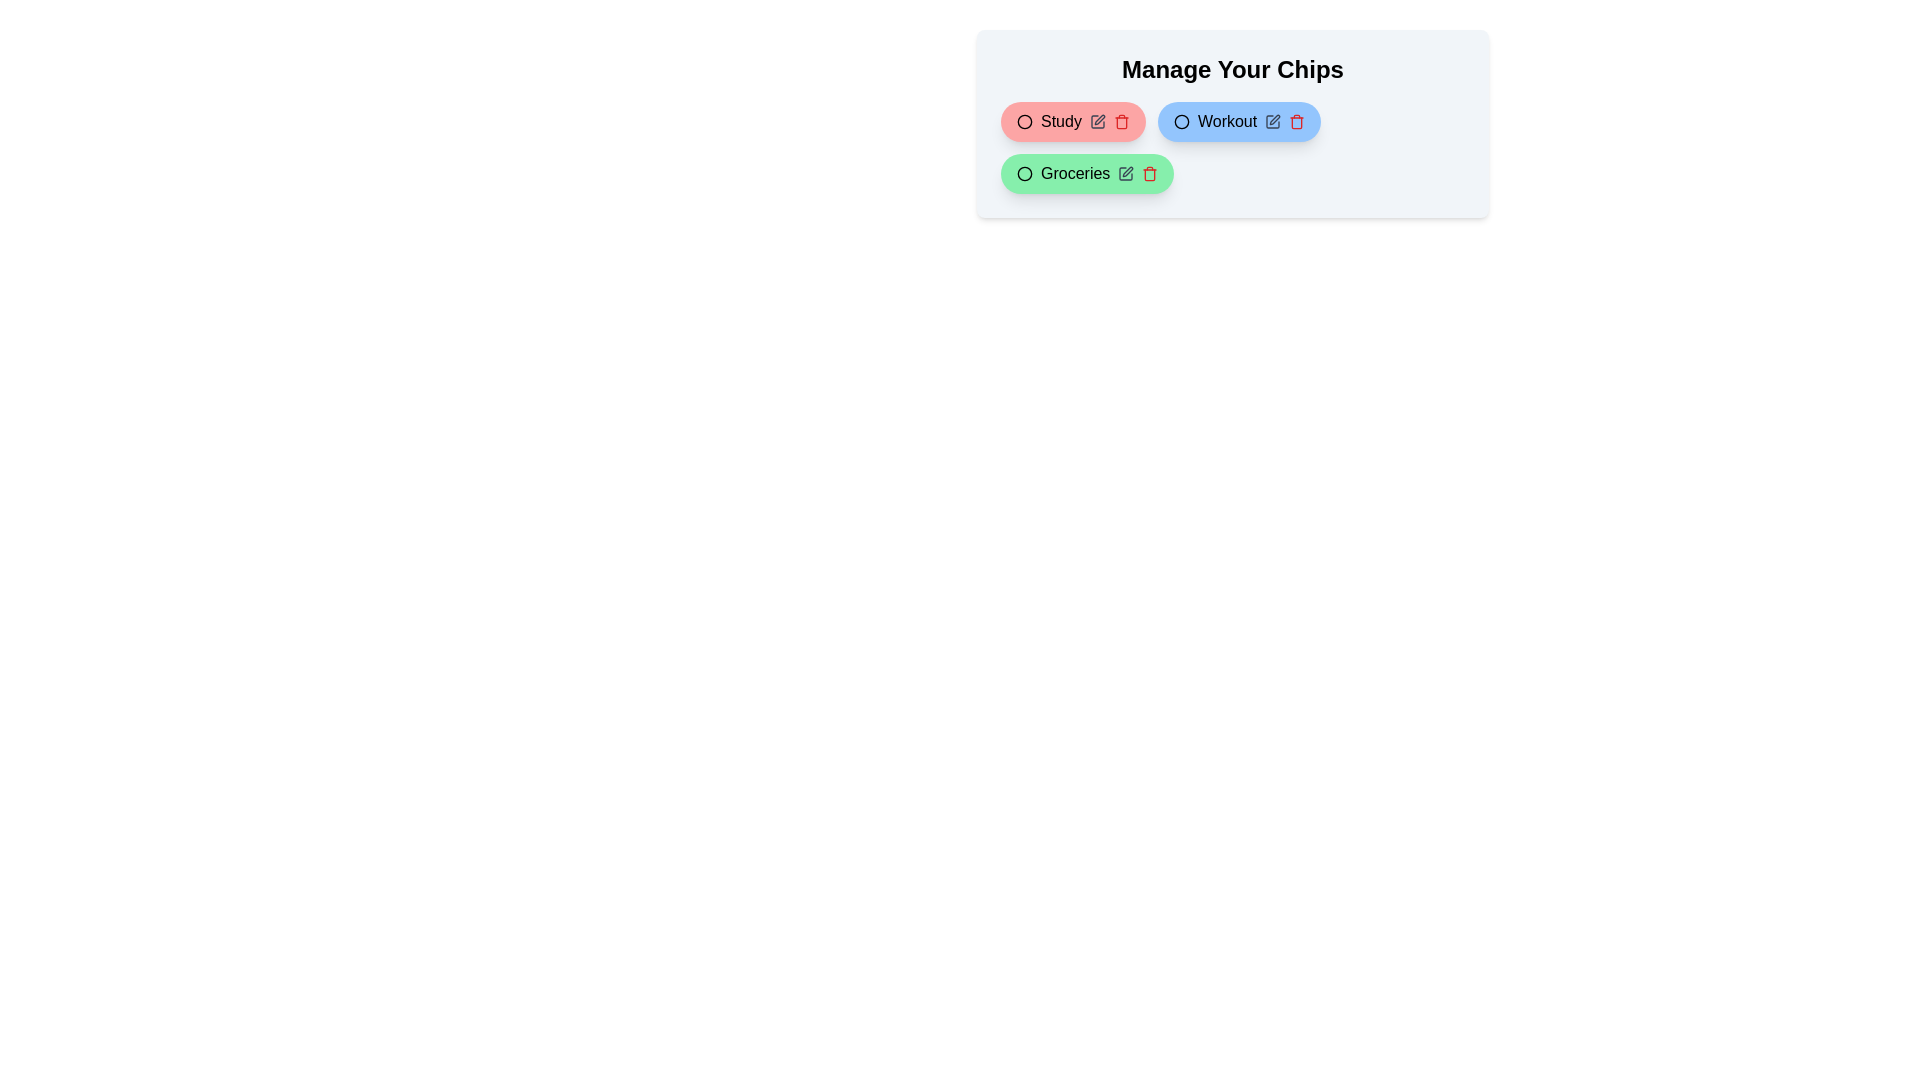 The height and width of the screenshot is (1080, 1920). What do you see at coordinates (1297, 122) in the screenshot?
I see `delete button for the chip labeled Workout` at bounding box center [1297, 122].